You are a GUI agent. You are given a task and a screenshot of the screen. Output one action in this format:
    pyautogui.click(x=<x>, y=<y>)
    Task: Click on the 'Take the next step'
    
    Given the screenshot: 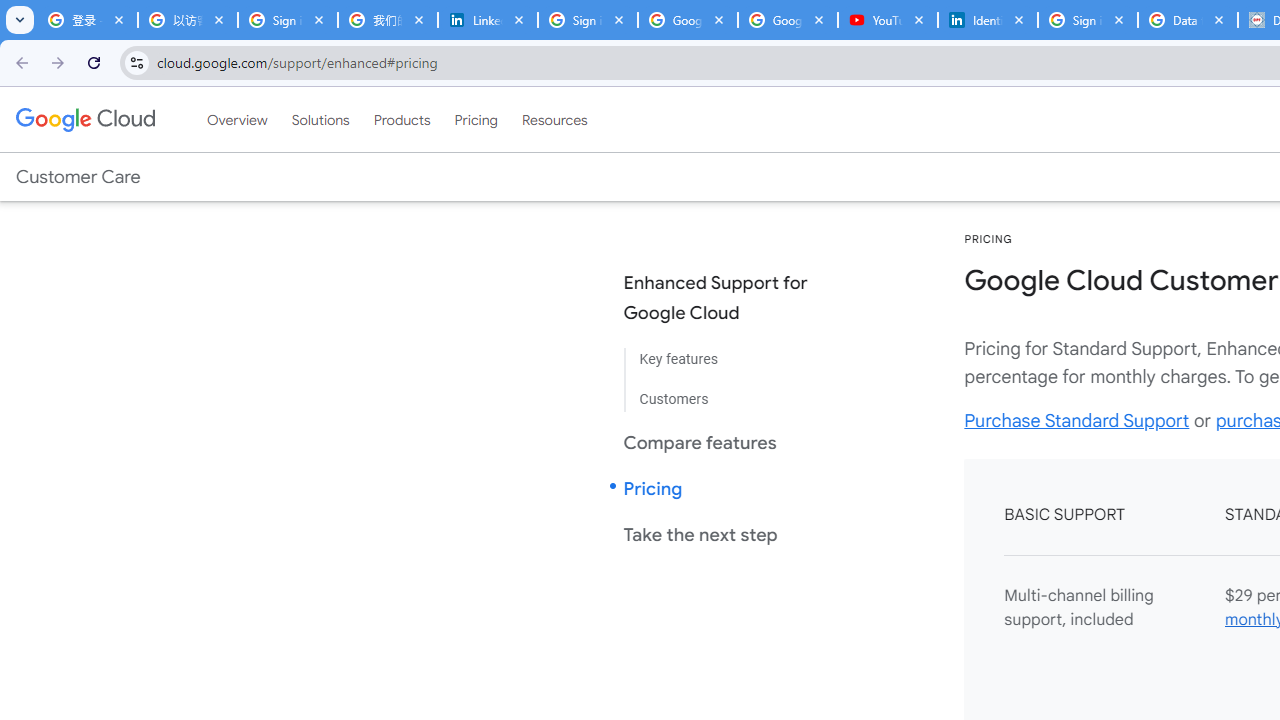 What is the action you would take?
    pyautogui.click(x=731, y=533)
    